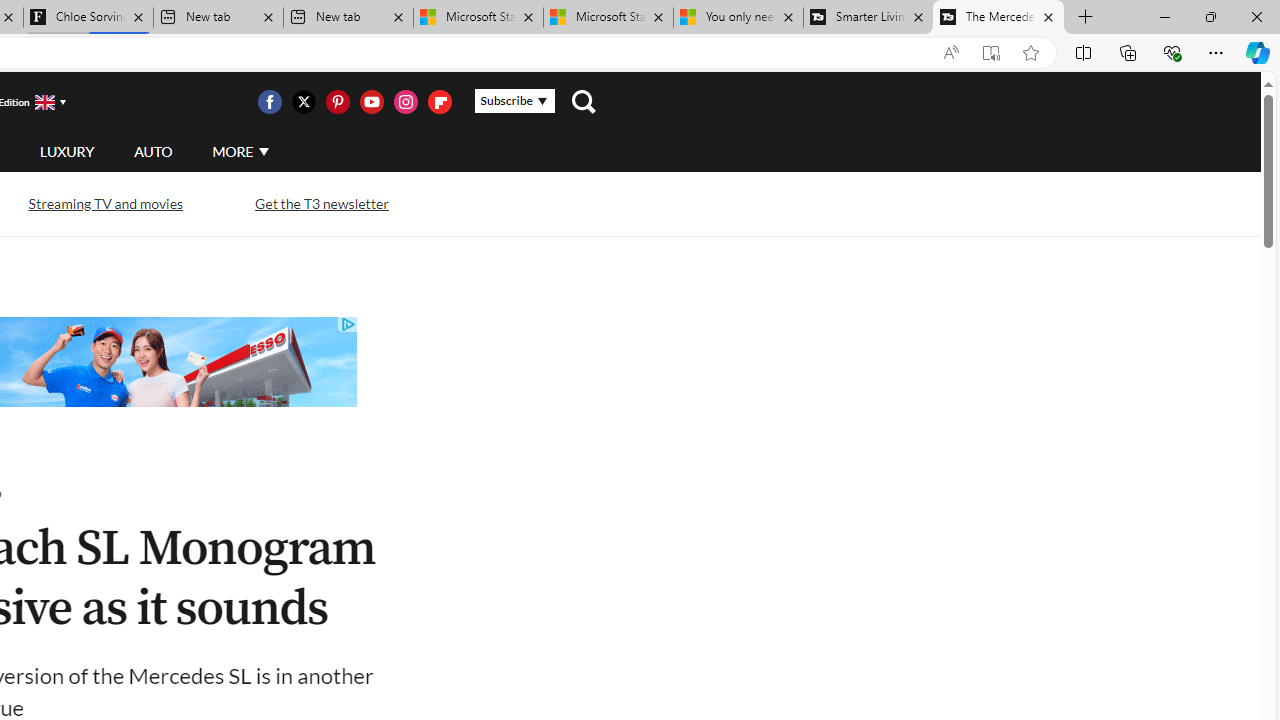 This screenshot has height=720, width=1280. I want to click on 'MORE ', so click(240, 150).